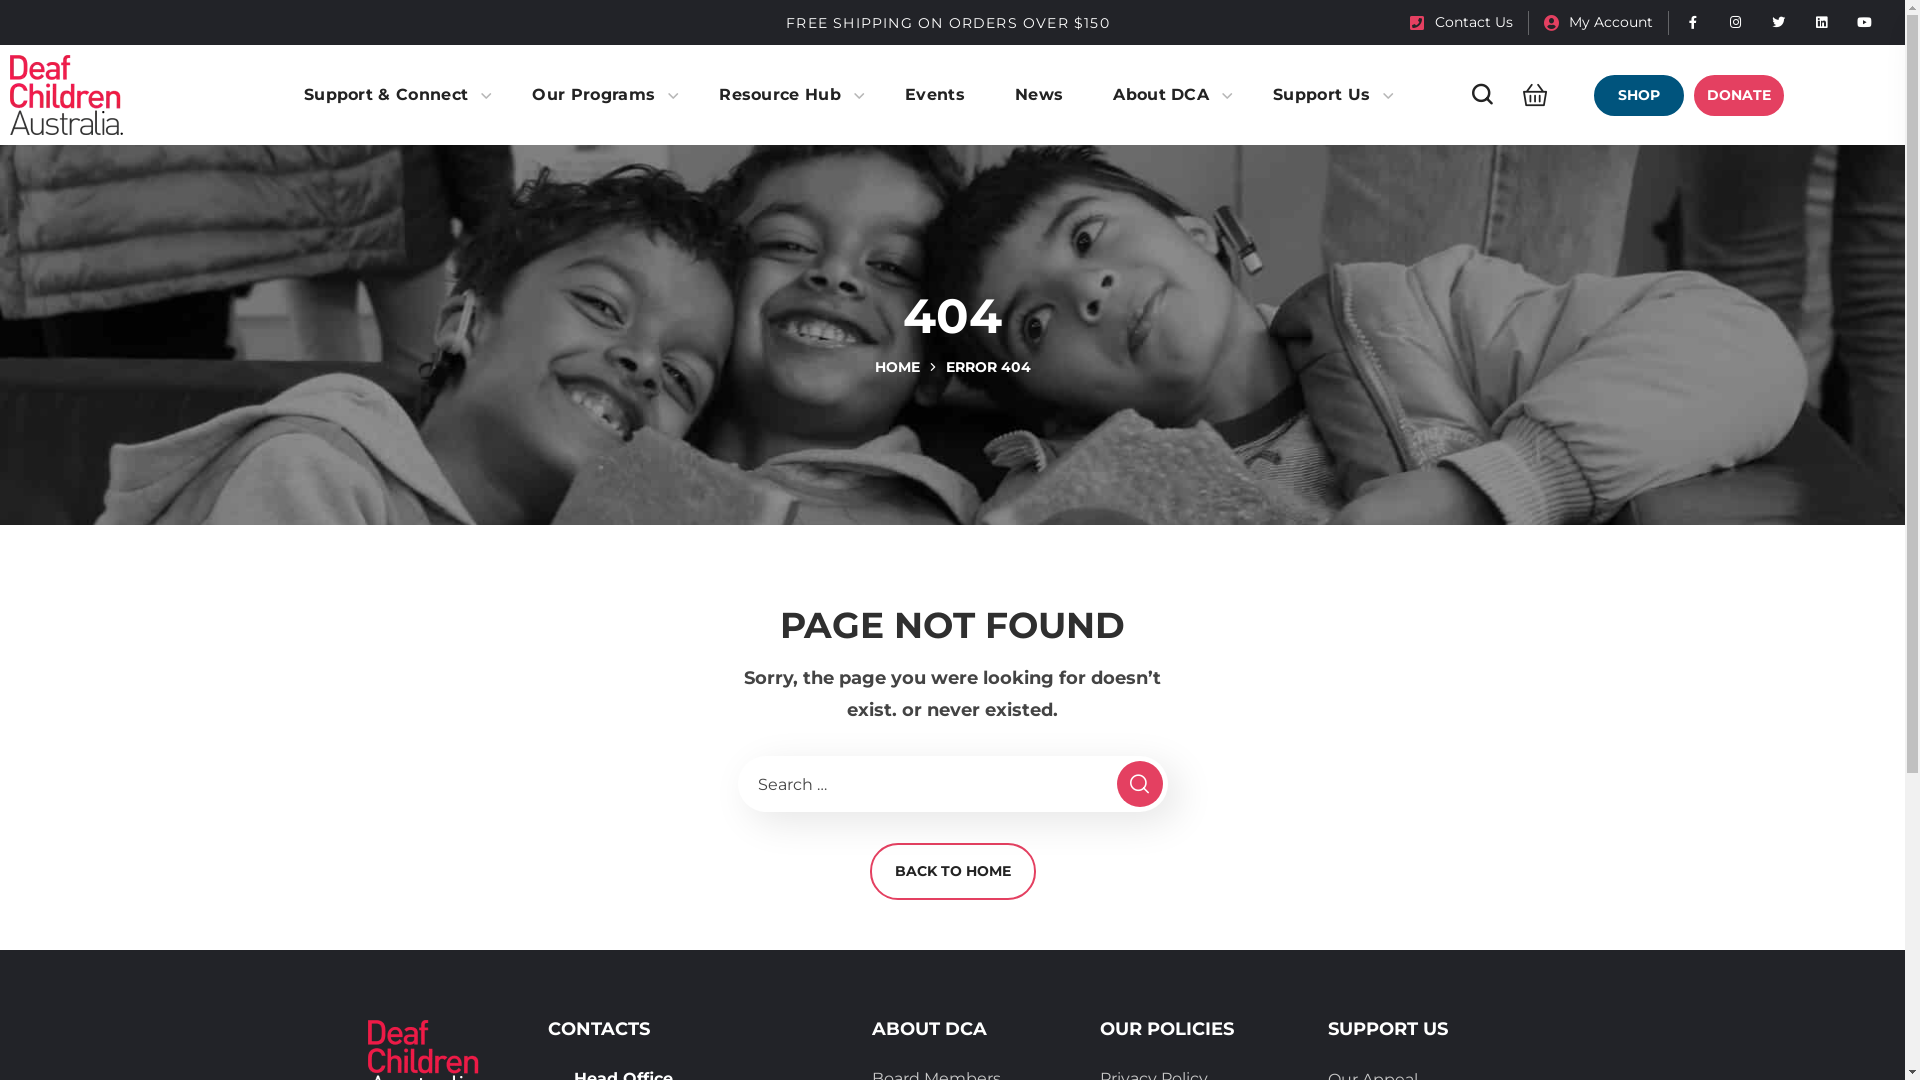 Image resolution: width=1920 pixels, height=1080 pixels. I want to click on 'BACK TO HOME', so click(869, 870).